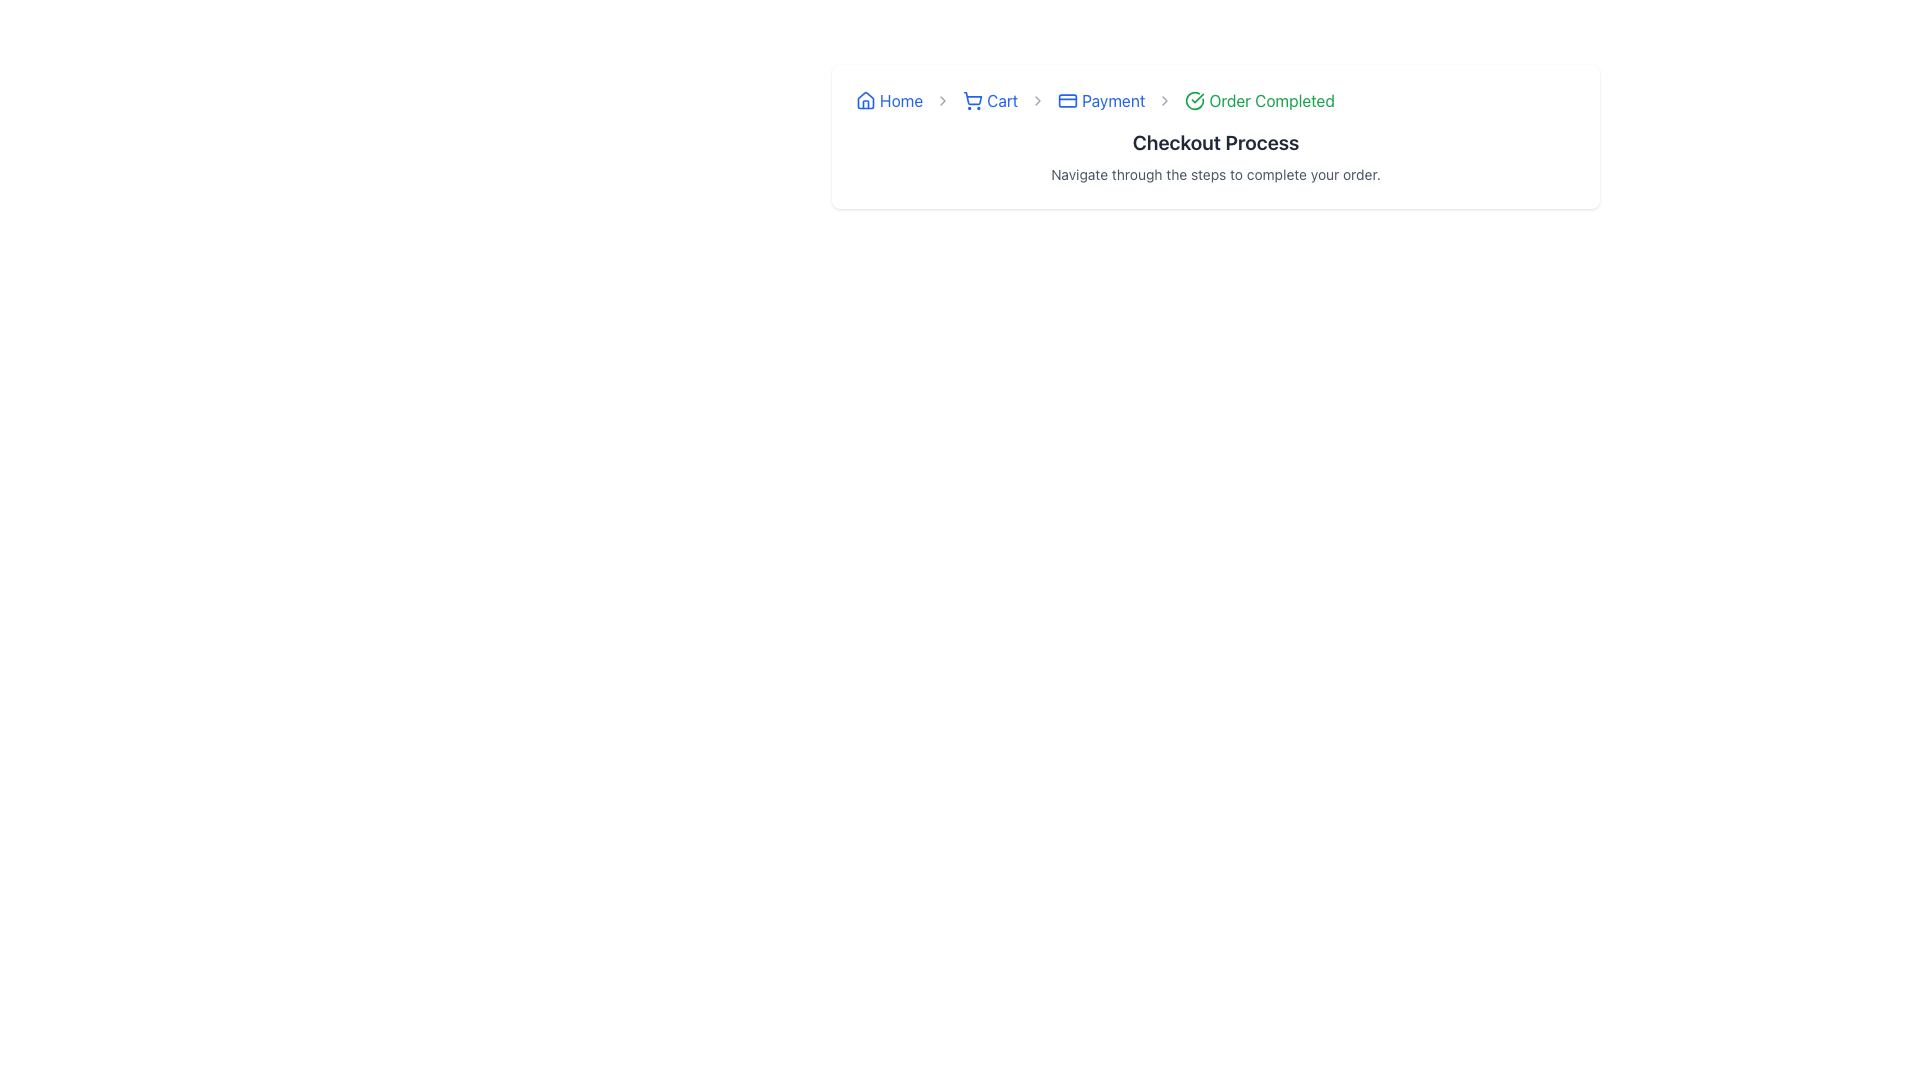 This screenshot has height=1080, width=1920. What do you see at coordinates (865, 100) in the screenshot?
I see `the house icon located in the breadcrumb navigation adjacent to the 'Home' text label` at bounding box center [865, 100].